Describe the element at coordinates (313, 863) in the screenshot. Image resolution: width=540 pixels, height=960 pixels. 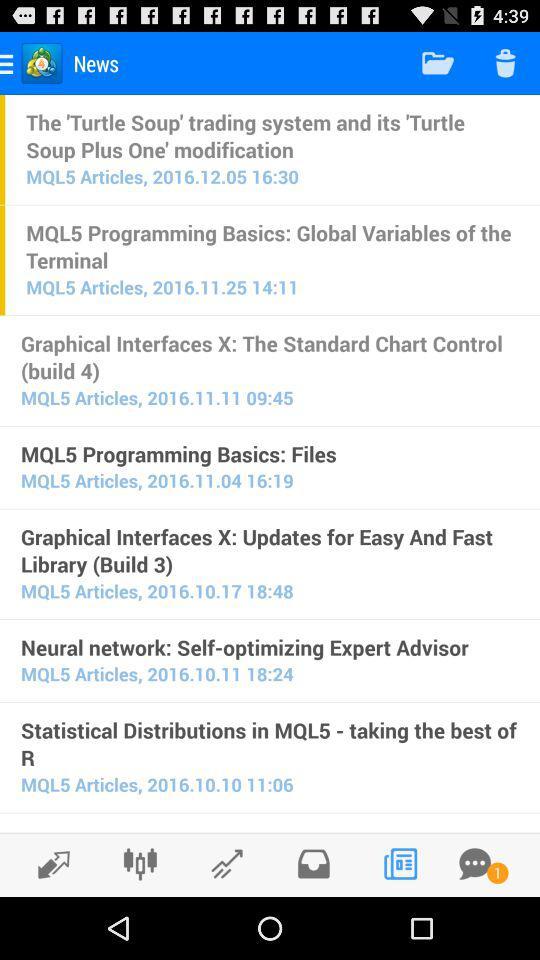
I see `archive` at that location.